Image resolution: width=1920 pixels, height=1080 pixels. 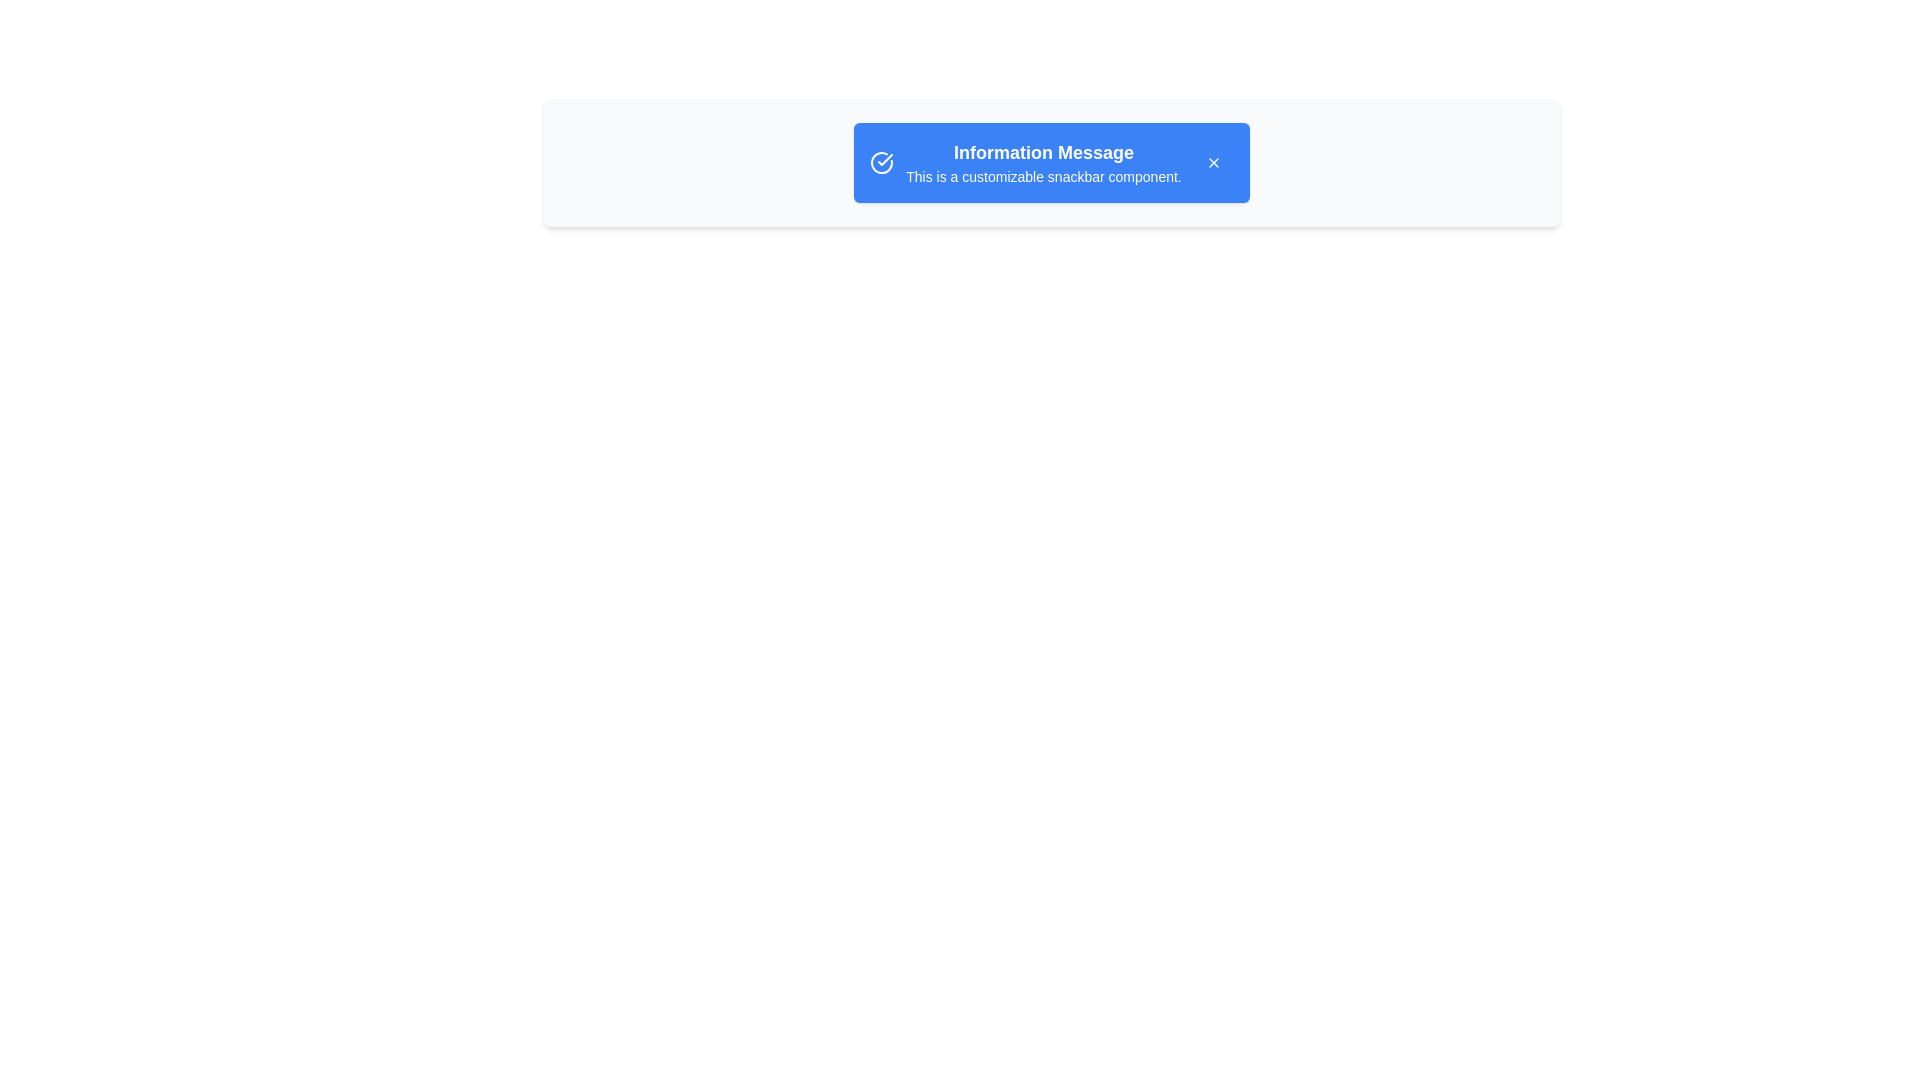 I want to click on the text within the snackbar to select it, so click(x=1042, y=161).